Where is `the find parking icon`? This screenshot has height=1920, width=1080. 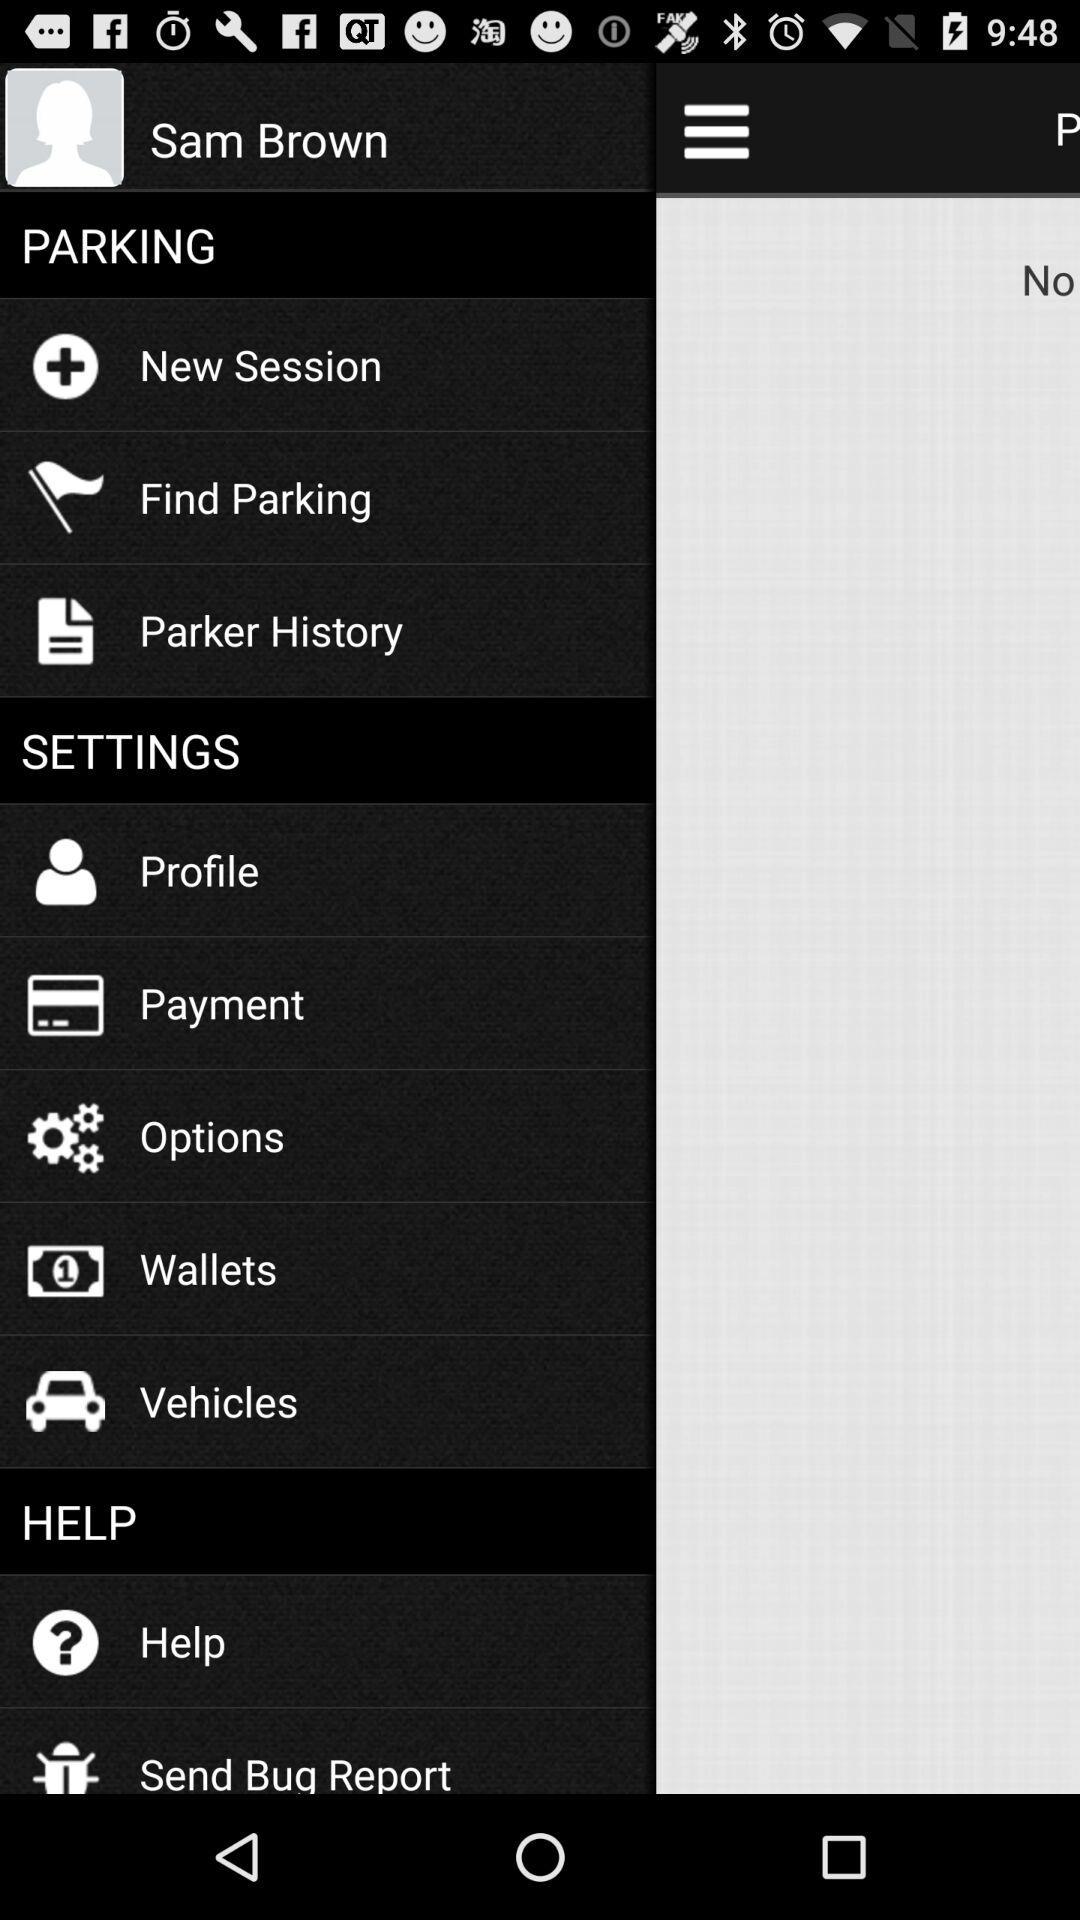 the find parking icon is located at coordinates (254, 497).